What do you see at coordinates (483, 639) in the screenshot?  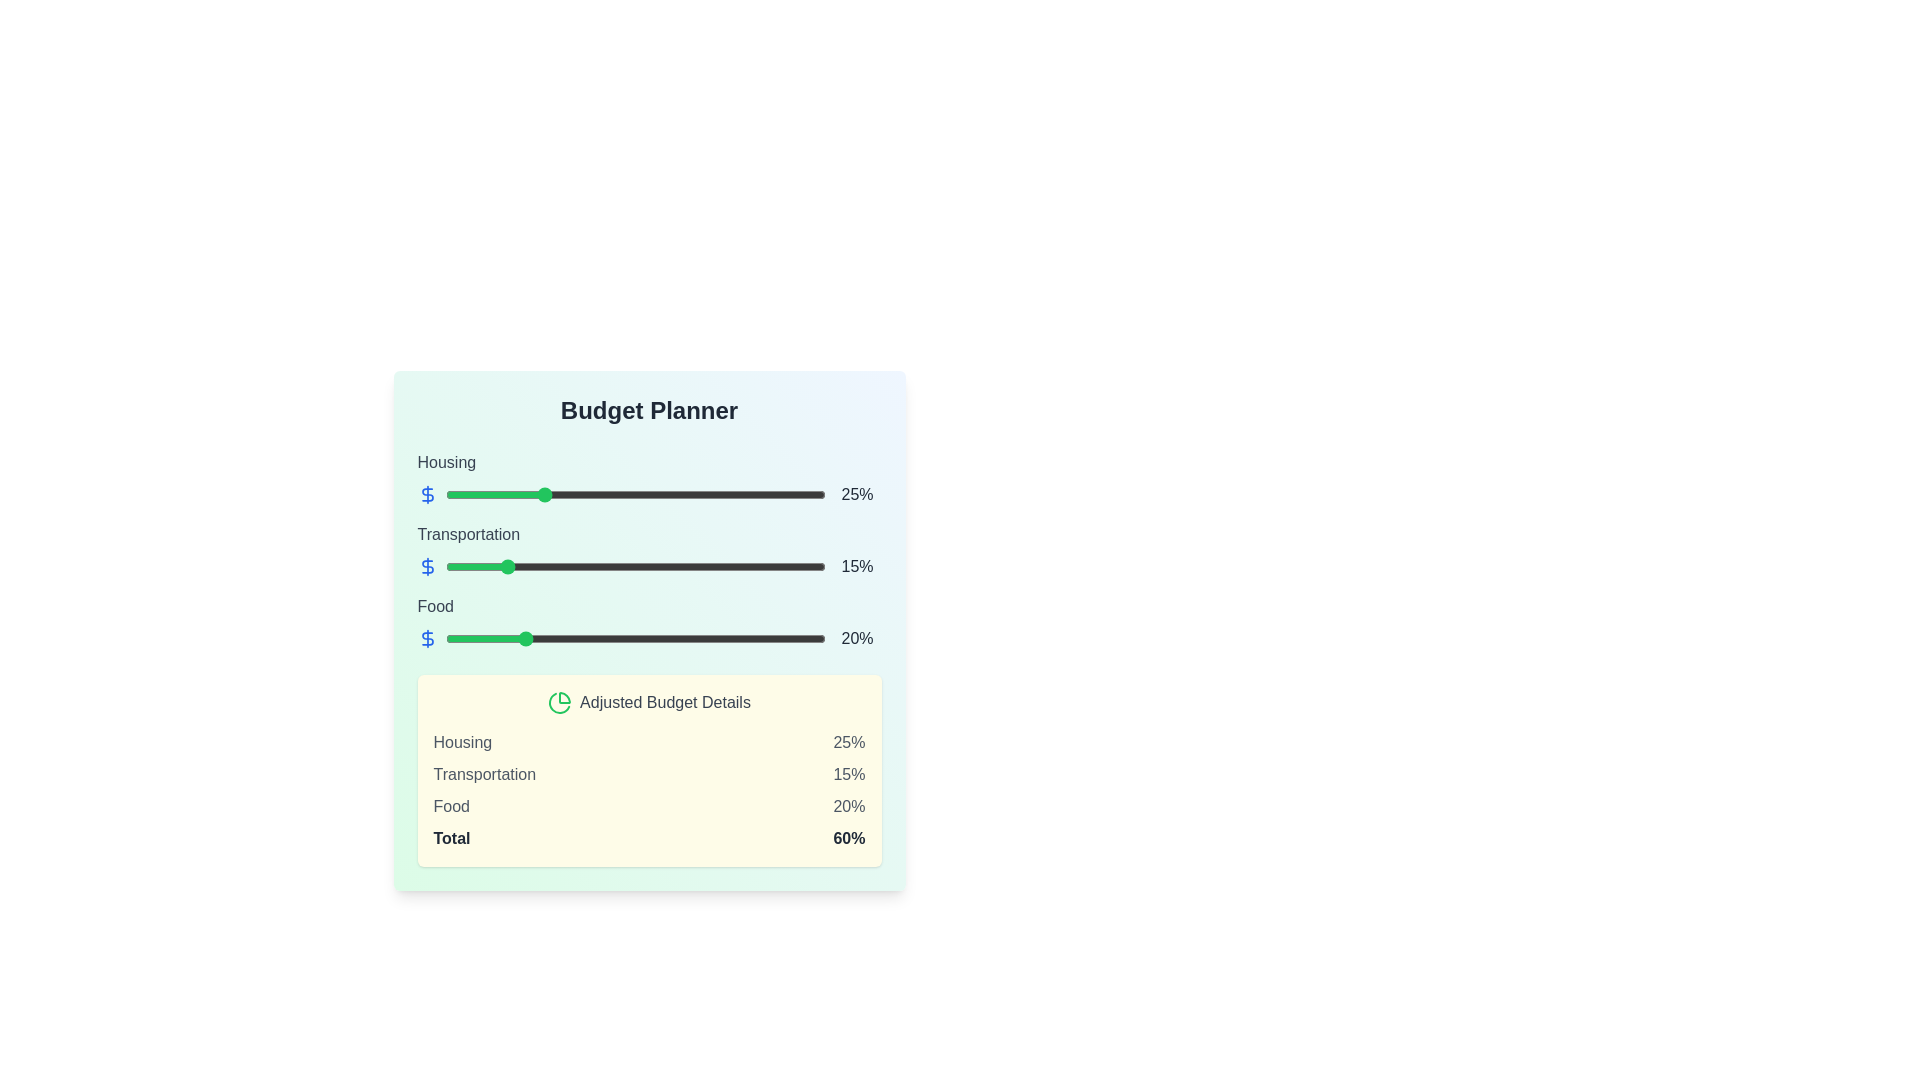 I see `the slider value` at bounding box center [483, 639].